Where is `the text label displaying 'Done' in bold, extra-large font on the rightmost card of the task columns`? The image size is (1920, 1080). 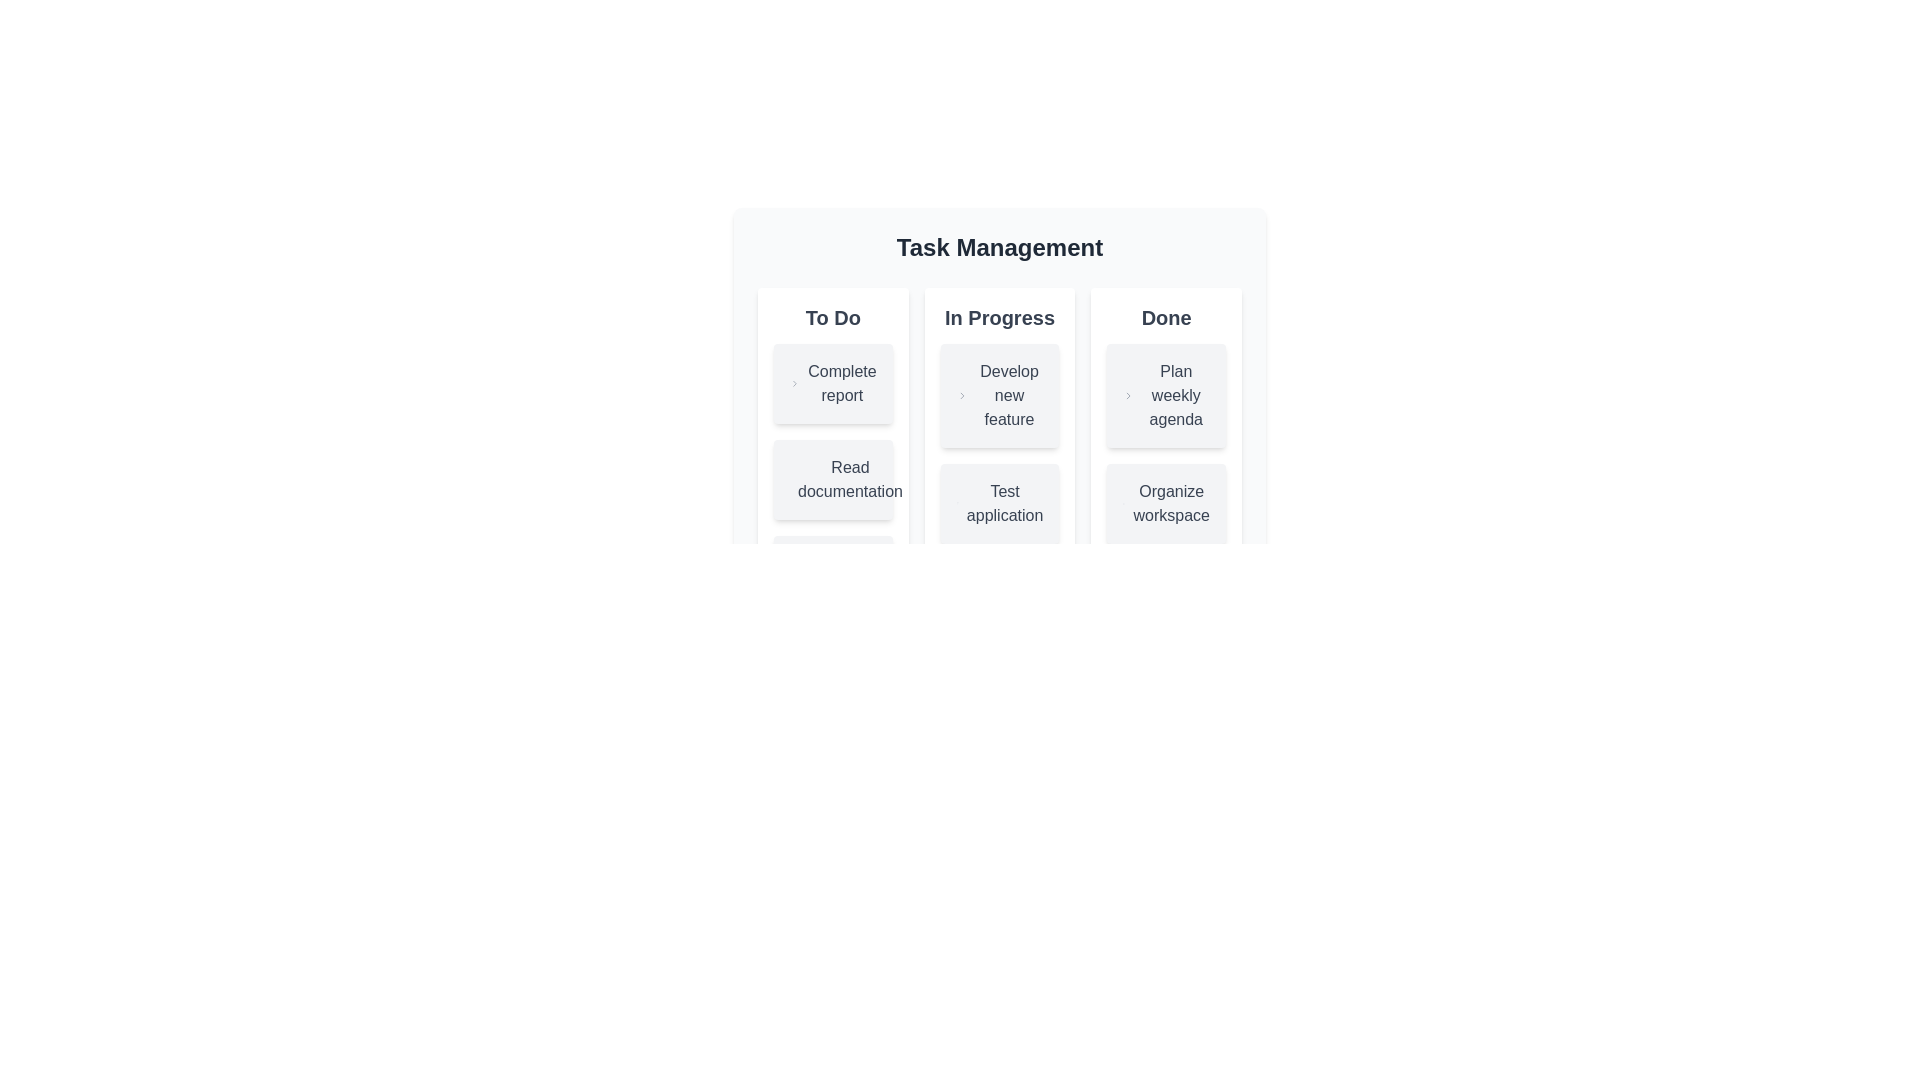 the text label displaying 'Done' in bold, extra-large font on the rightmost card of the task columns is located at coordinates (1166, 316).